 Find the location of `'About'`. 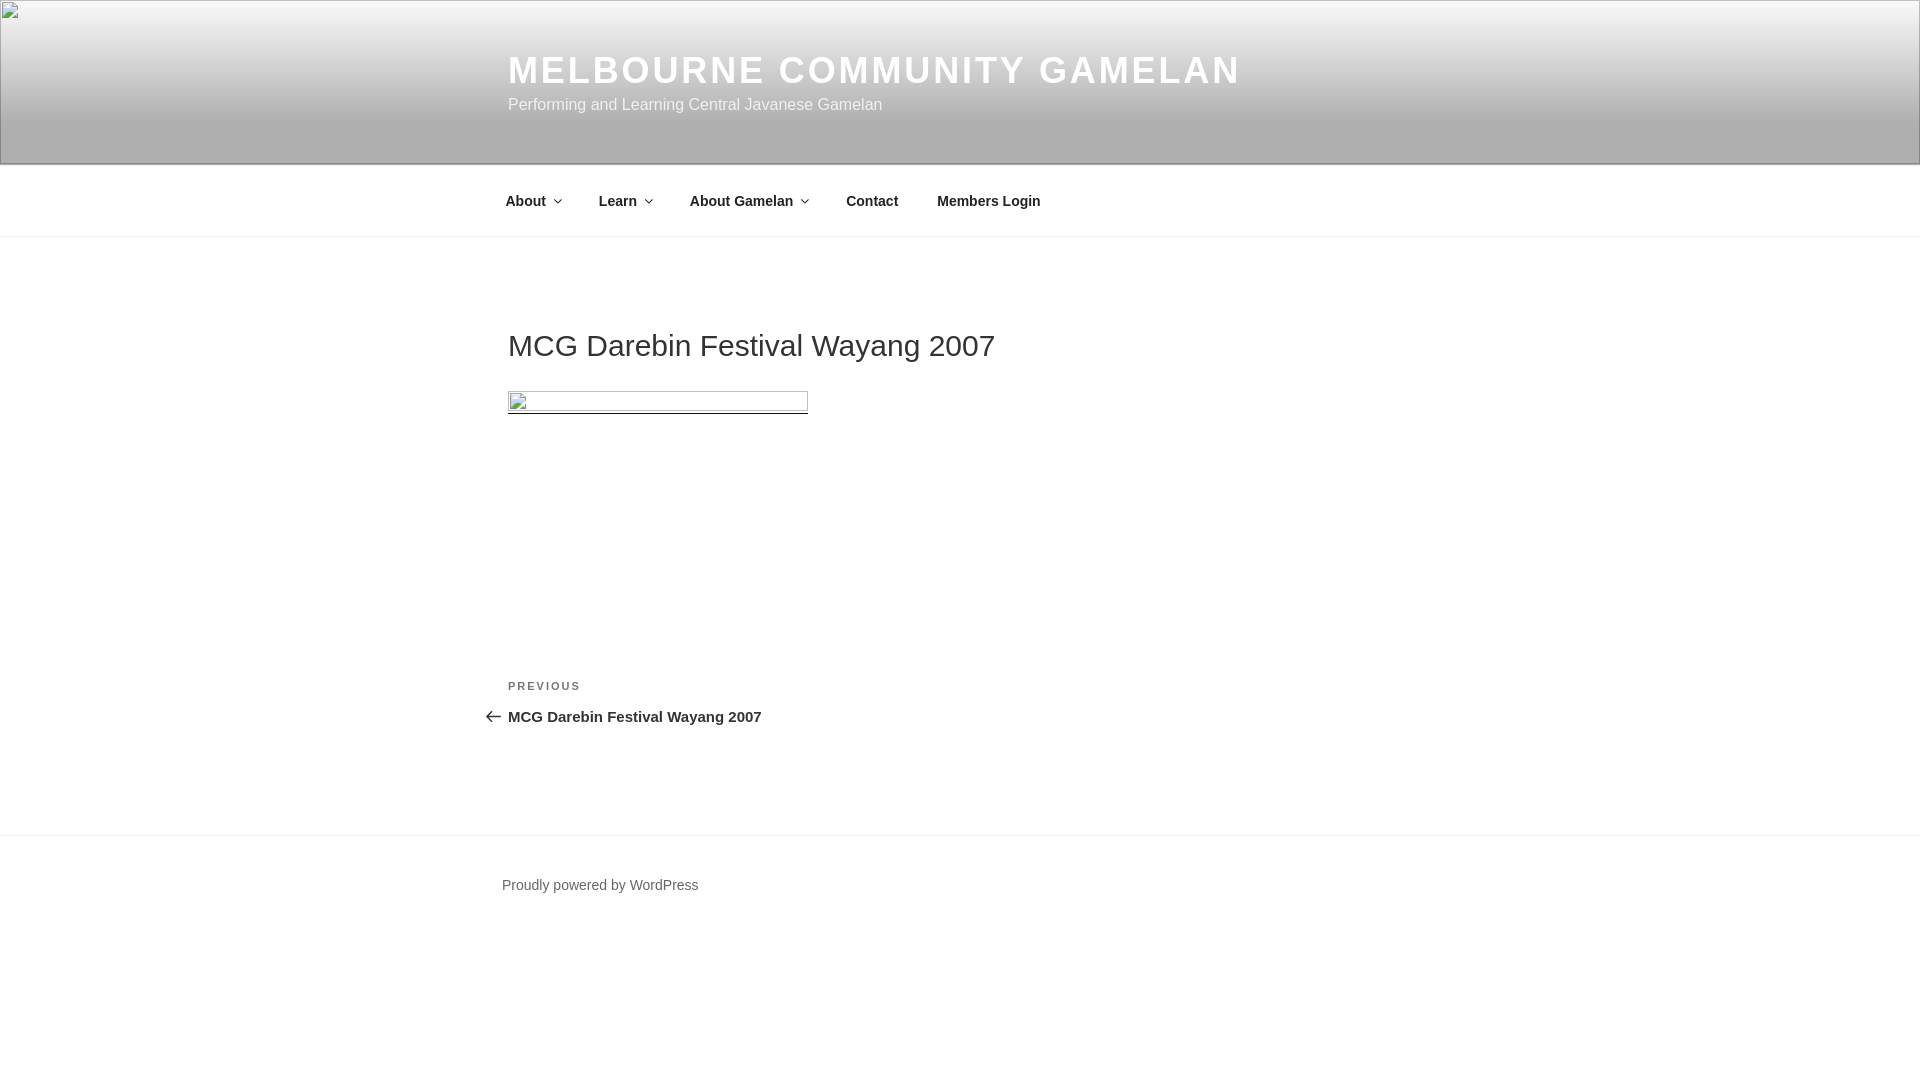

'About' is located at coordinates (488, 200).